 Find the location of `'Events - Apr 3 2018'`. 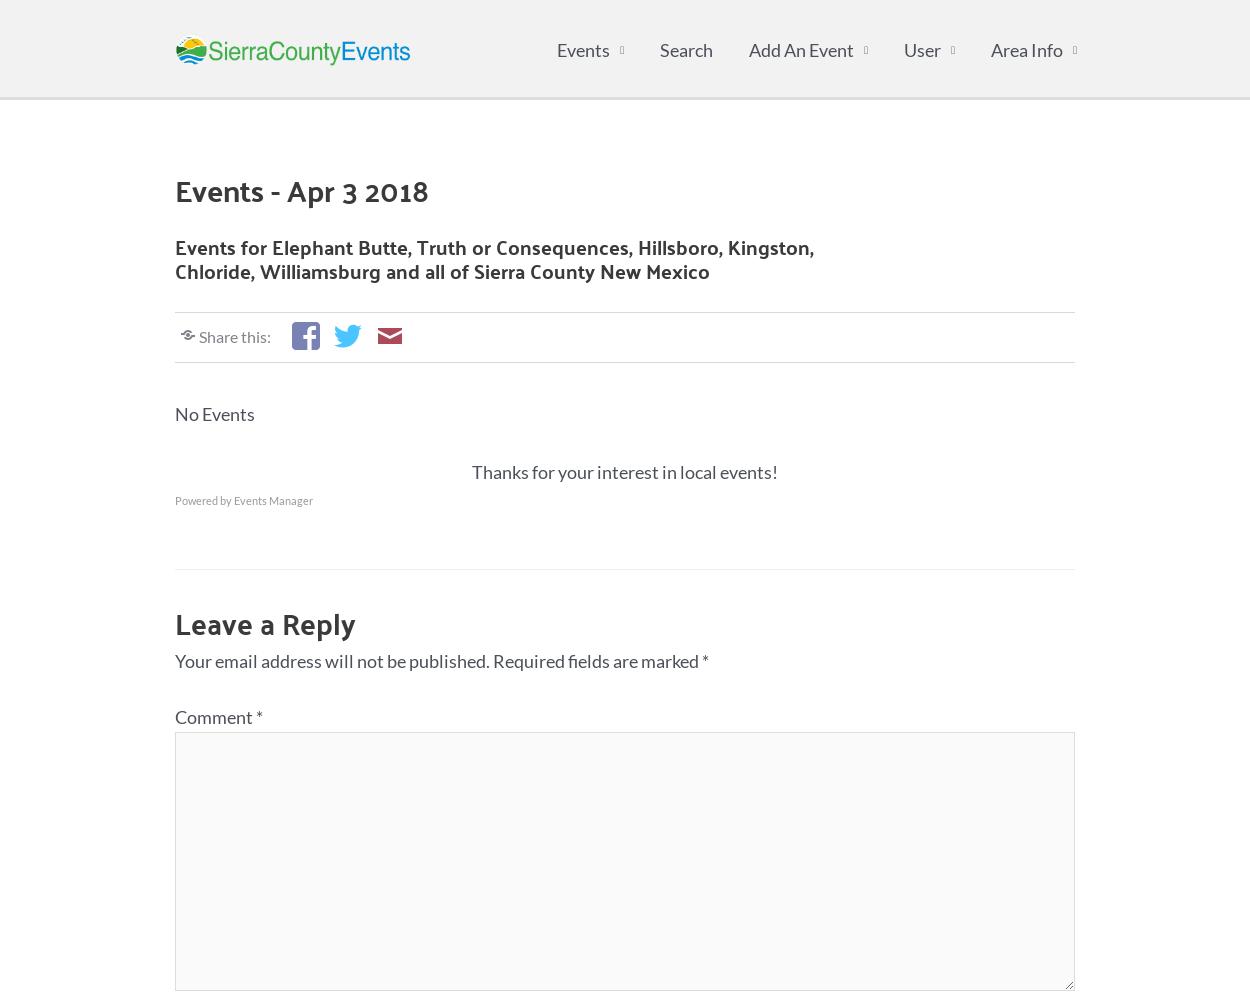

'Events - Apr 3 2018' is located at coordinates (175, 188).